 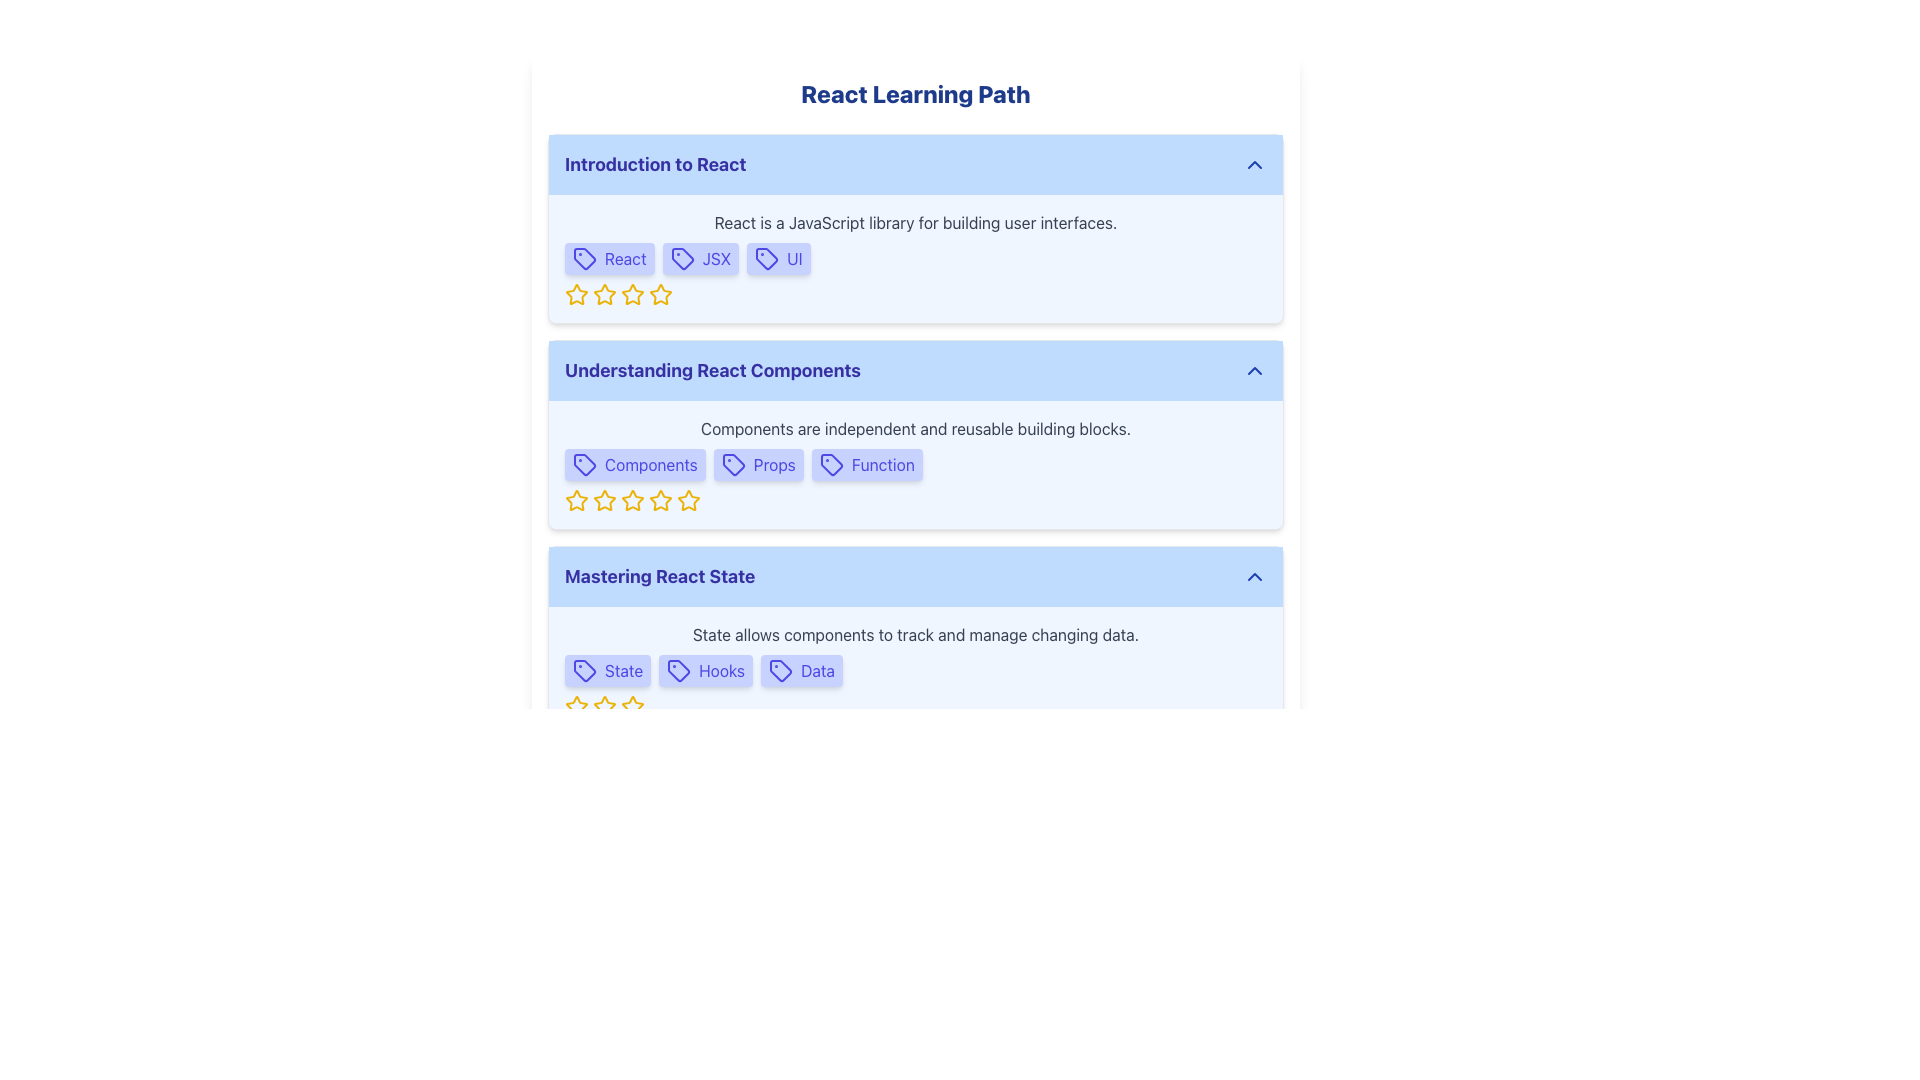 What do you see at coordinates (632, 294) in the screenshot?
I see `the third star icon in the five-star rating component for the 'Introduction to React' section, which has a yellow outline and is visually adjacent to the text tags React, JSX, and UI` at bounding box center [632, 294].